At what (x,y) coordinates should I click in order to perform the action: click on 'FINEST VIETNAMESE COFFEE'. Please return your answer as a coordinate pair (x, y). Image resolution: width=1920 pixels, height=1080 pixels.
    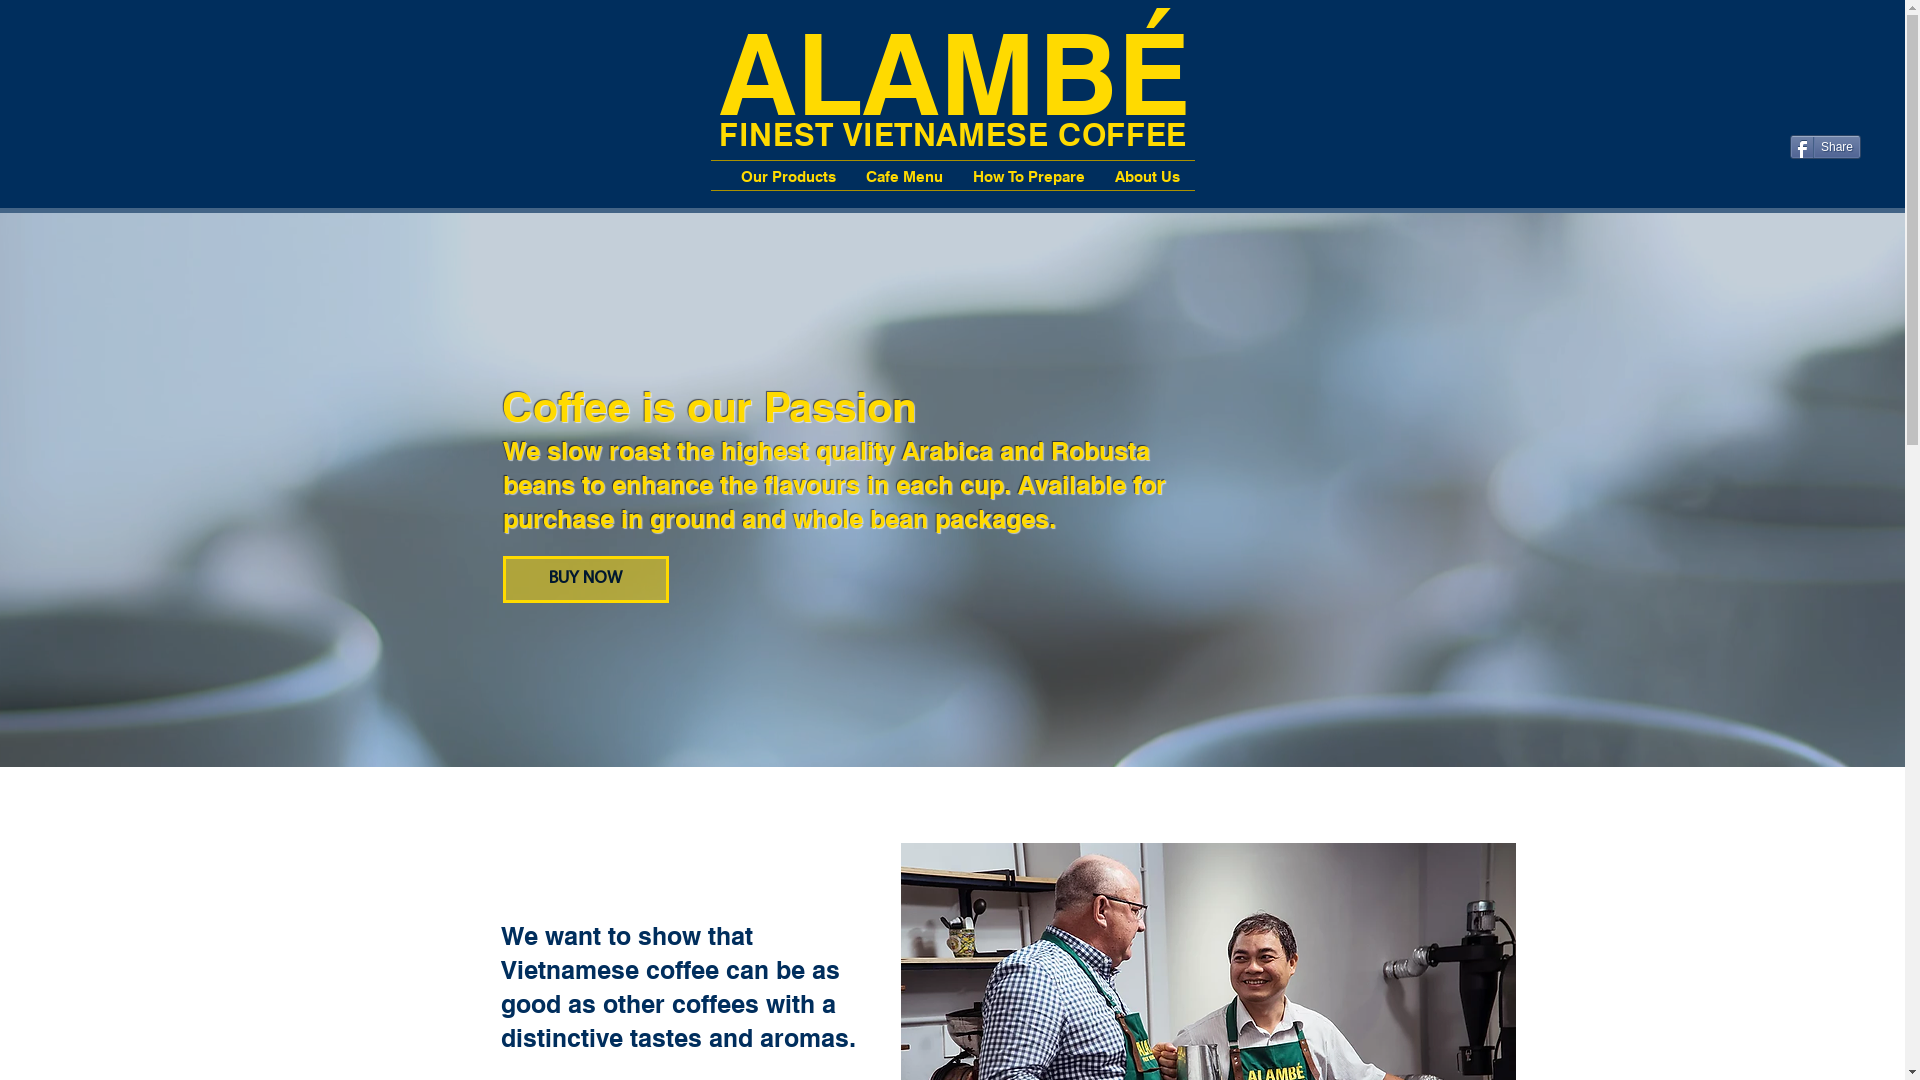
    Looking at the image, I should click on (952, 131).